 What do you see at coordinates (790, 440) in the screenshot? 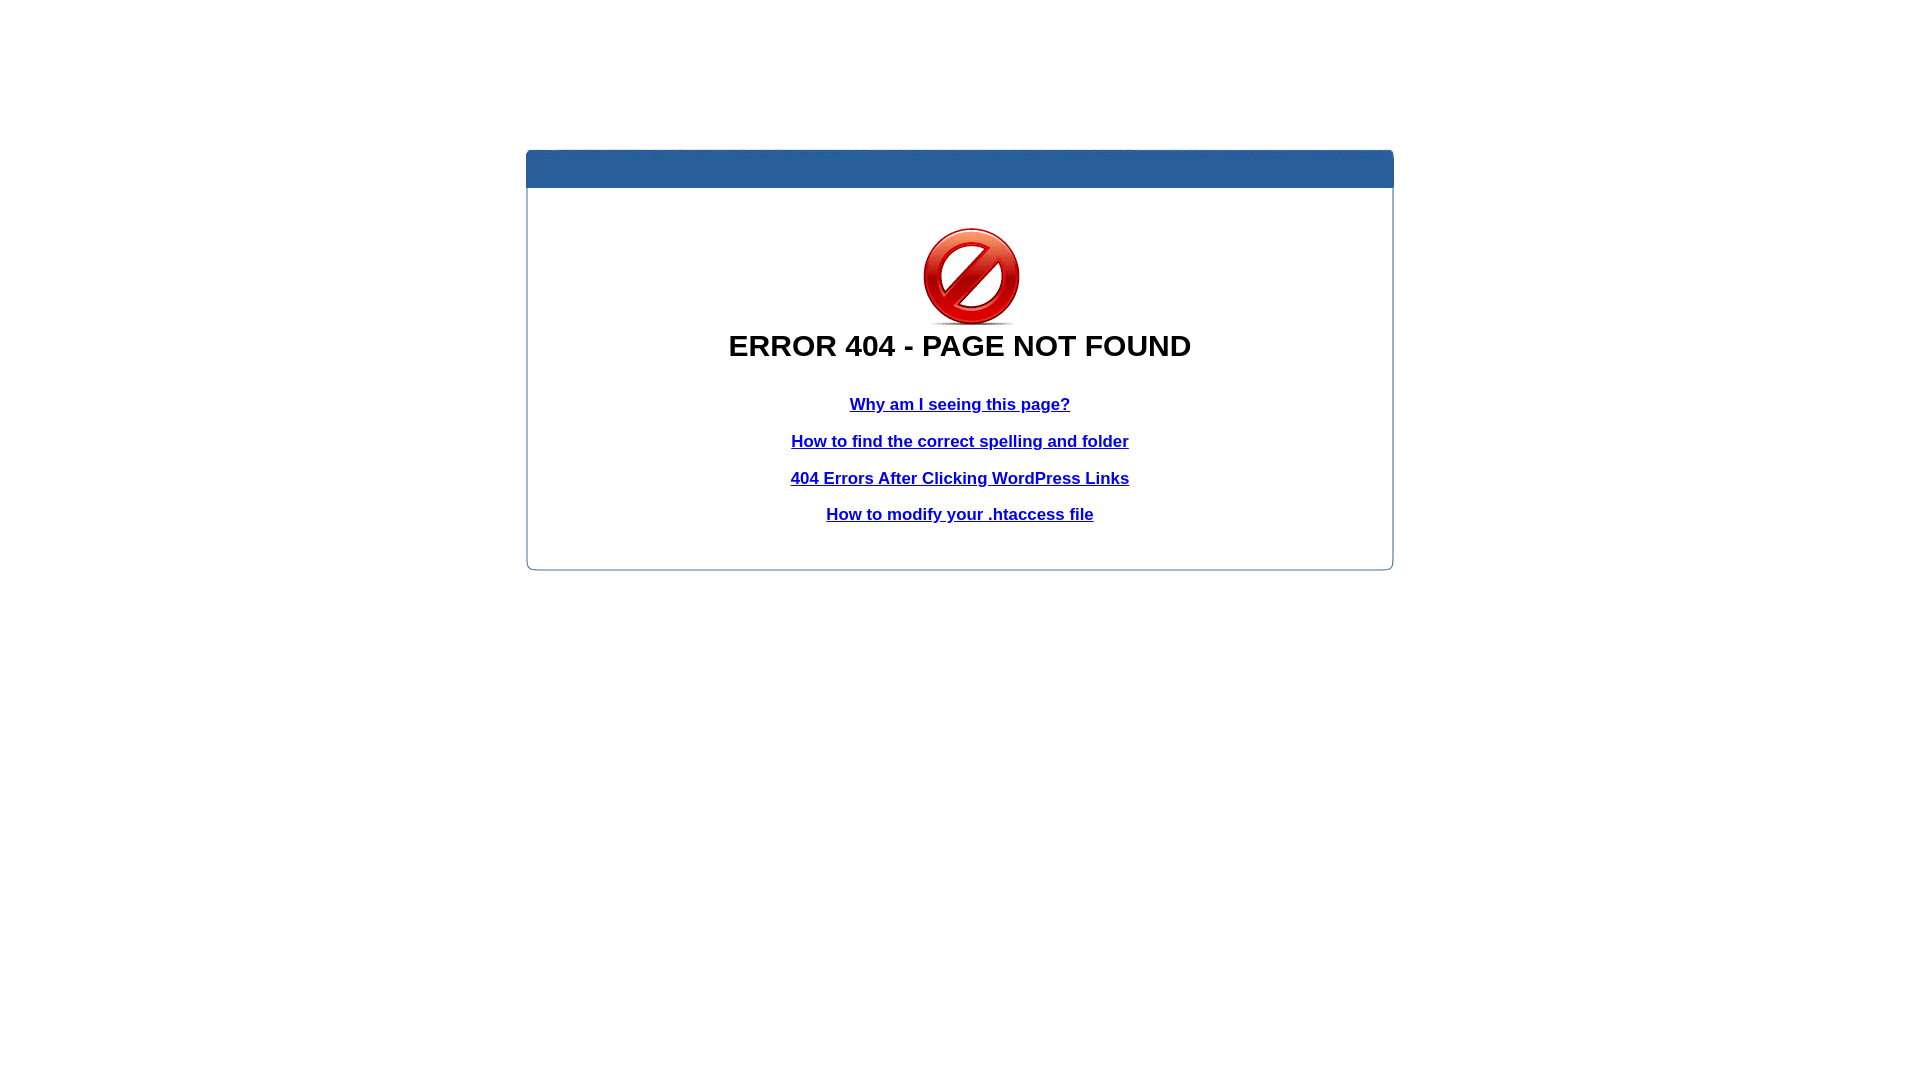
I see `'How to find the correct spelling and folder'` at bounding box center [790, 440].